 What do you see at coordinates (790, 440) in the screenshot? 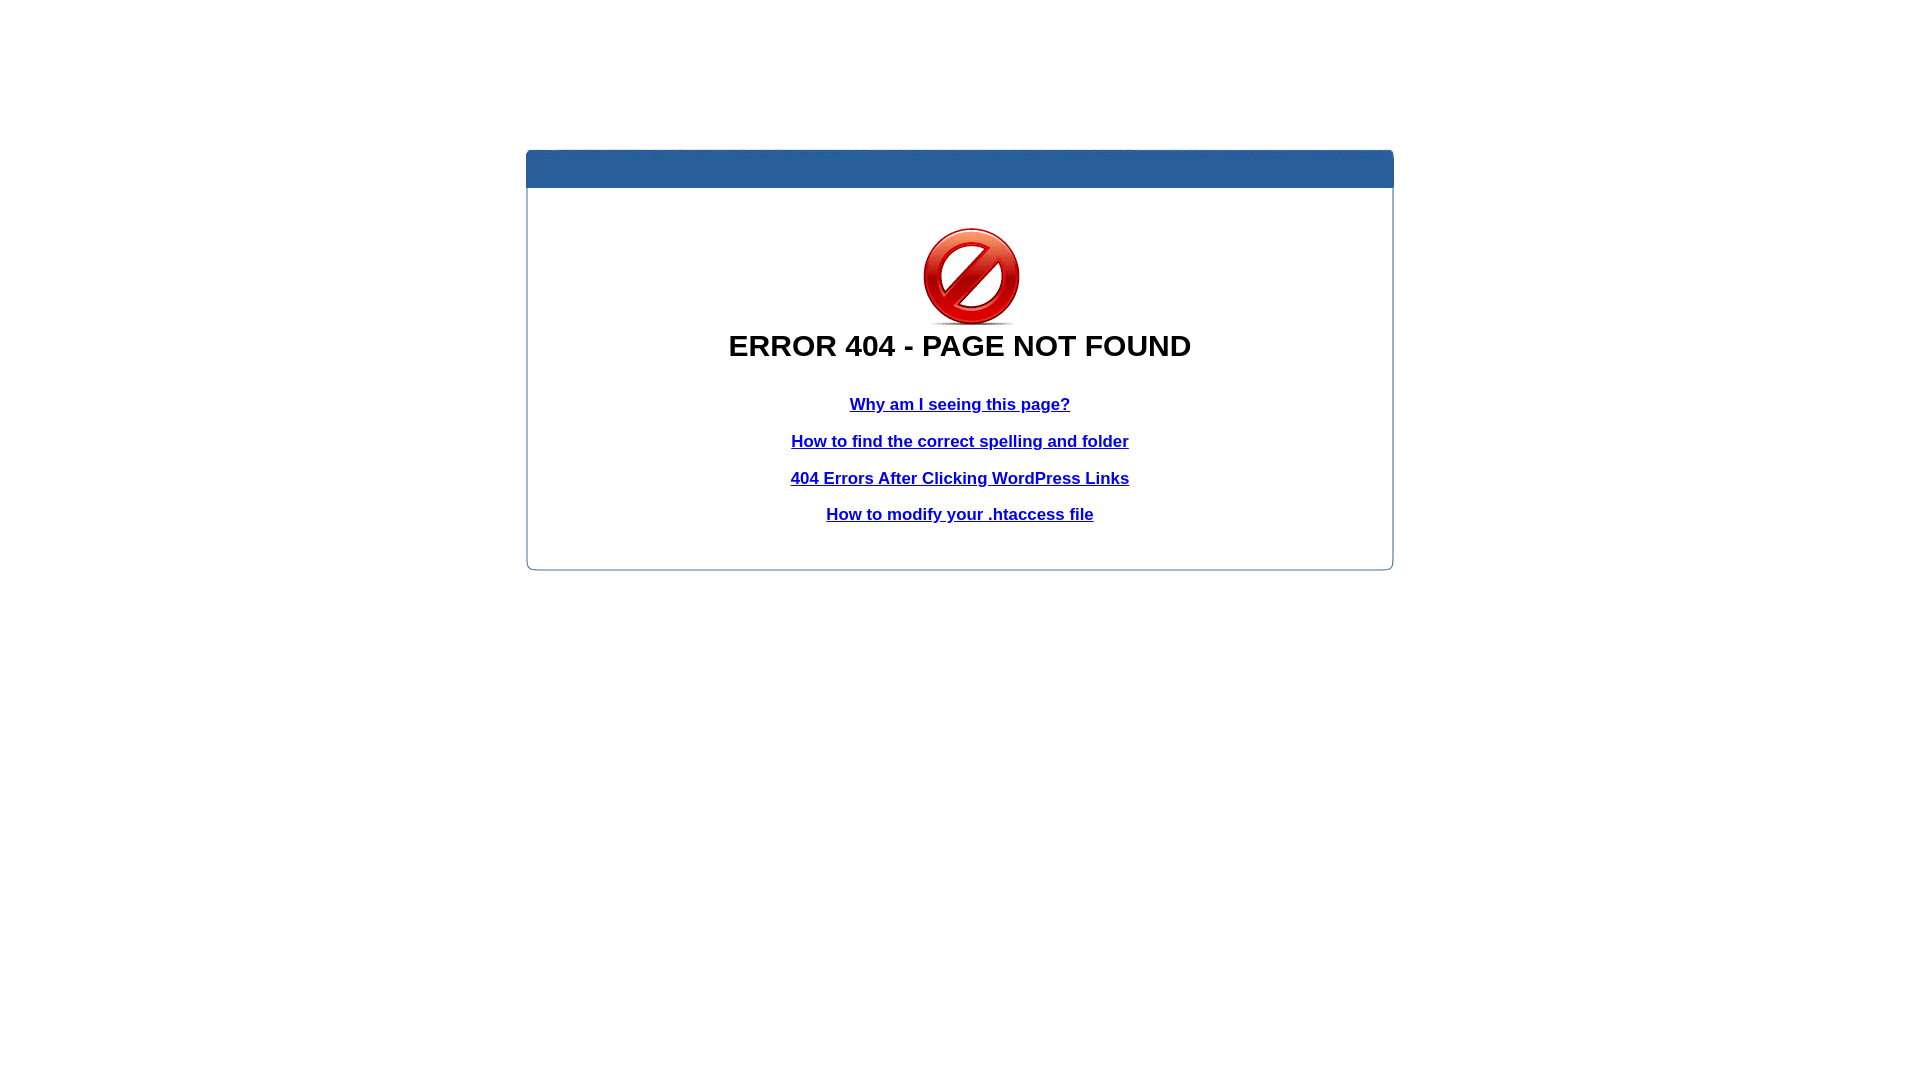
I see `'How to find the correct spelling and folder'` at bounding box center [790, 440].